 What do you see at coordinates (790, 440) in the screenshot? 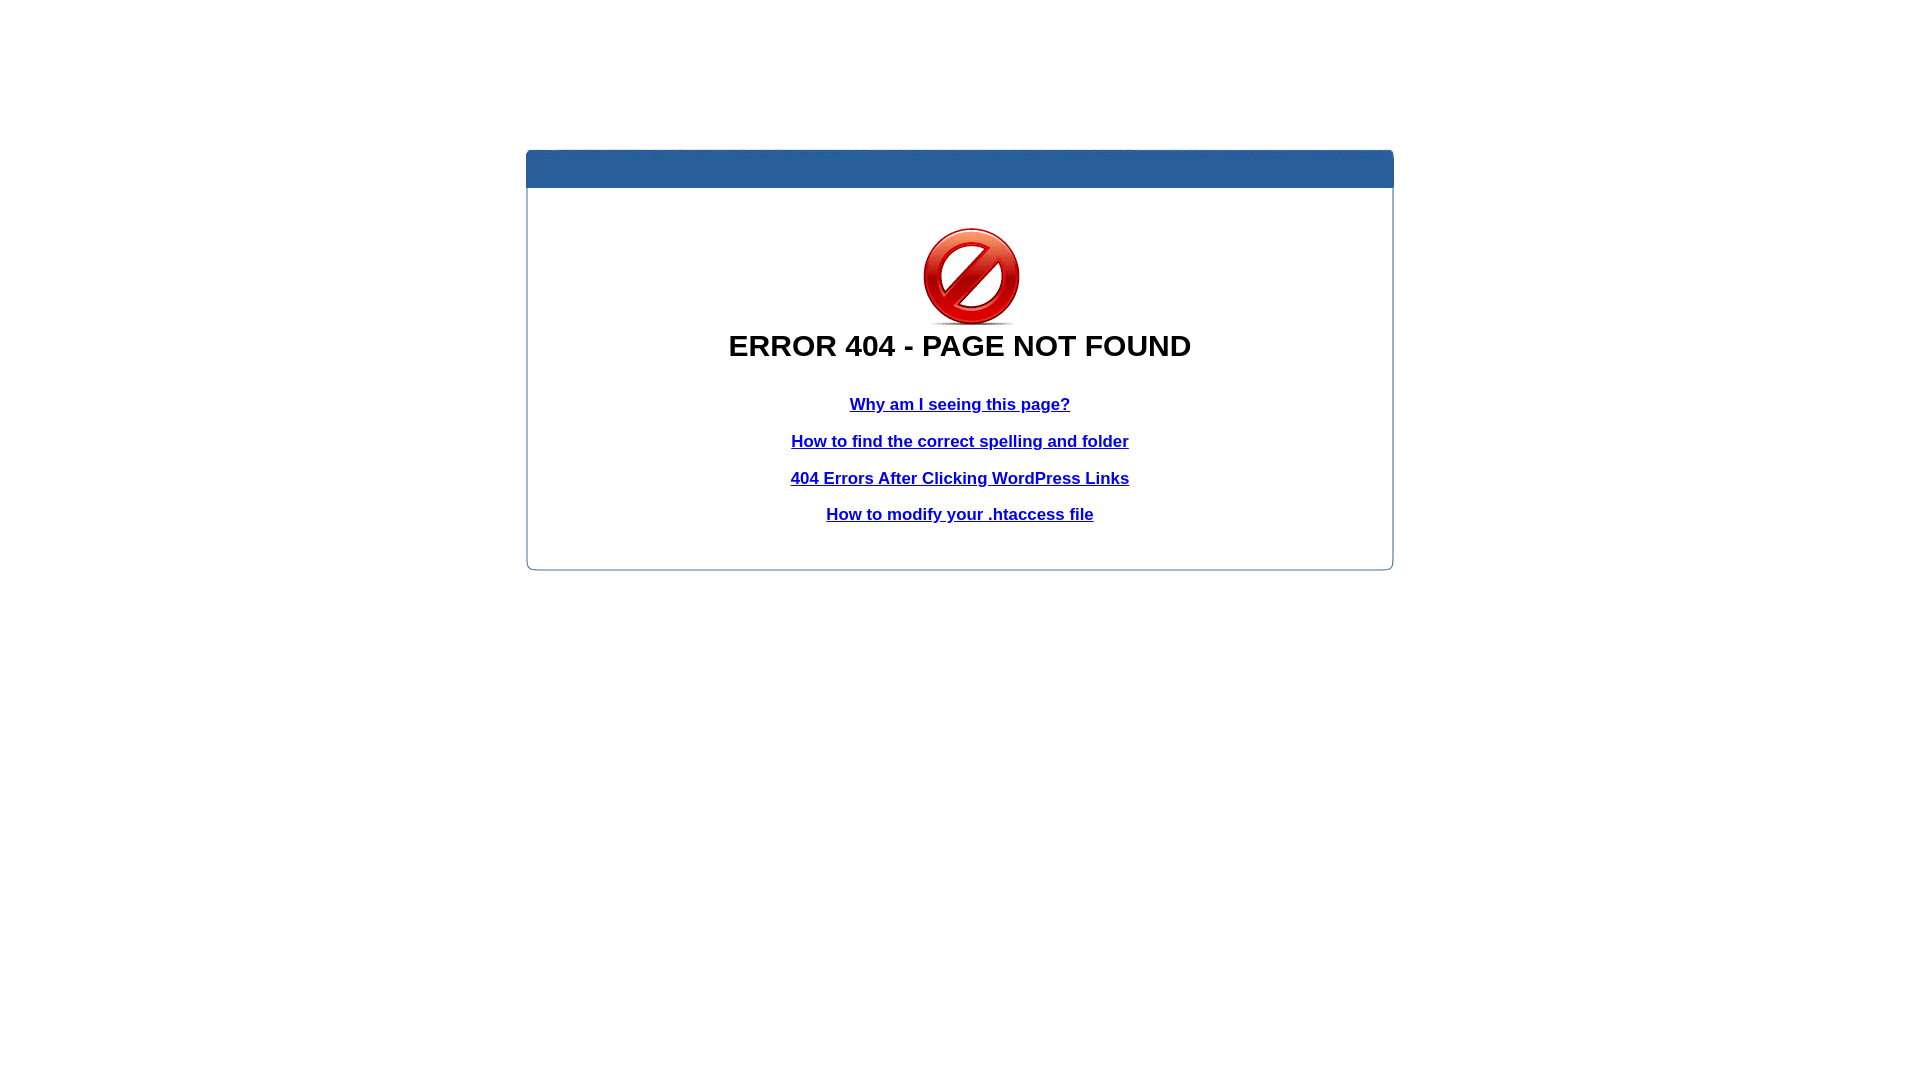
I see `'How to find the correct spelling and folder'` at bounding box center [790, 440].